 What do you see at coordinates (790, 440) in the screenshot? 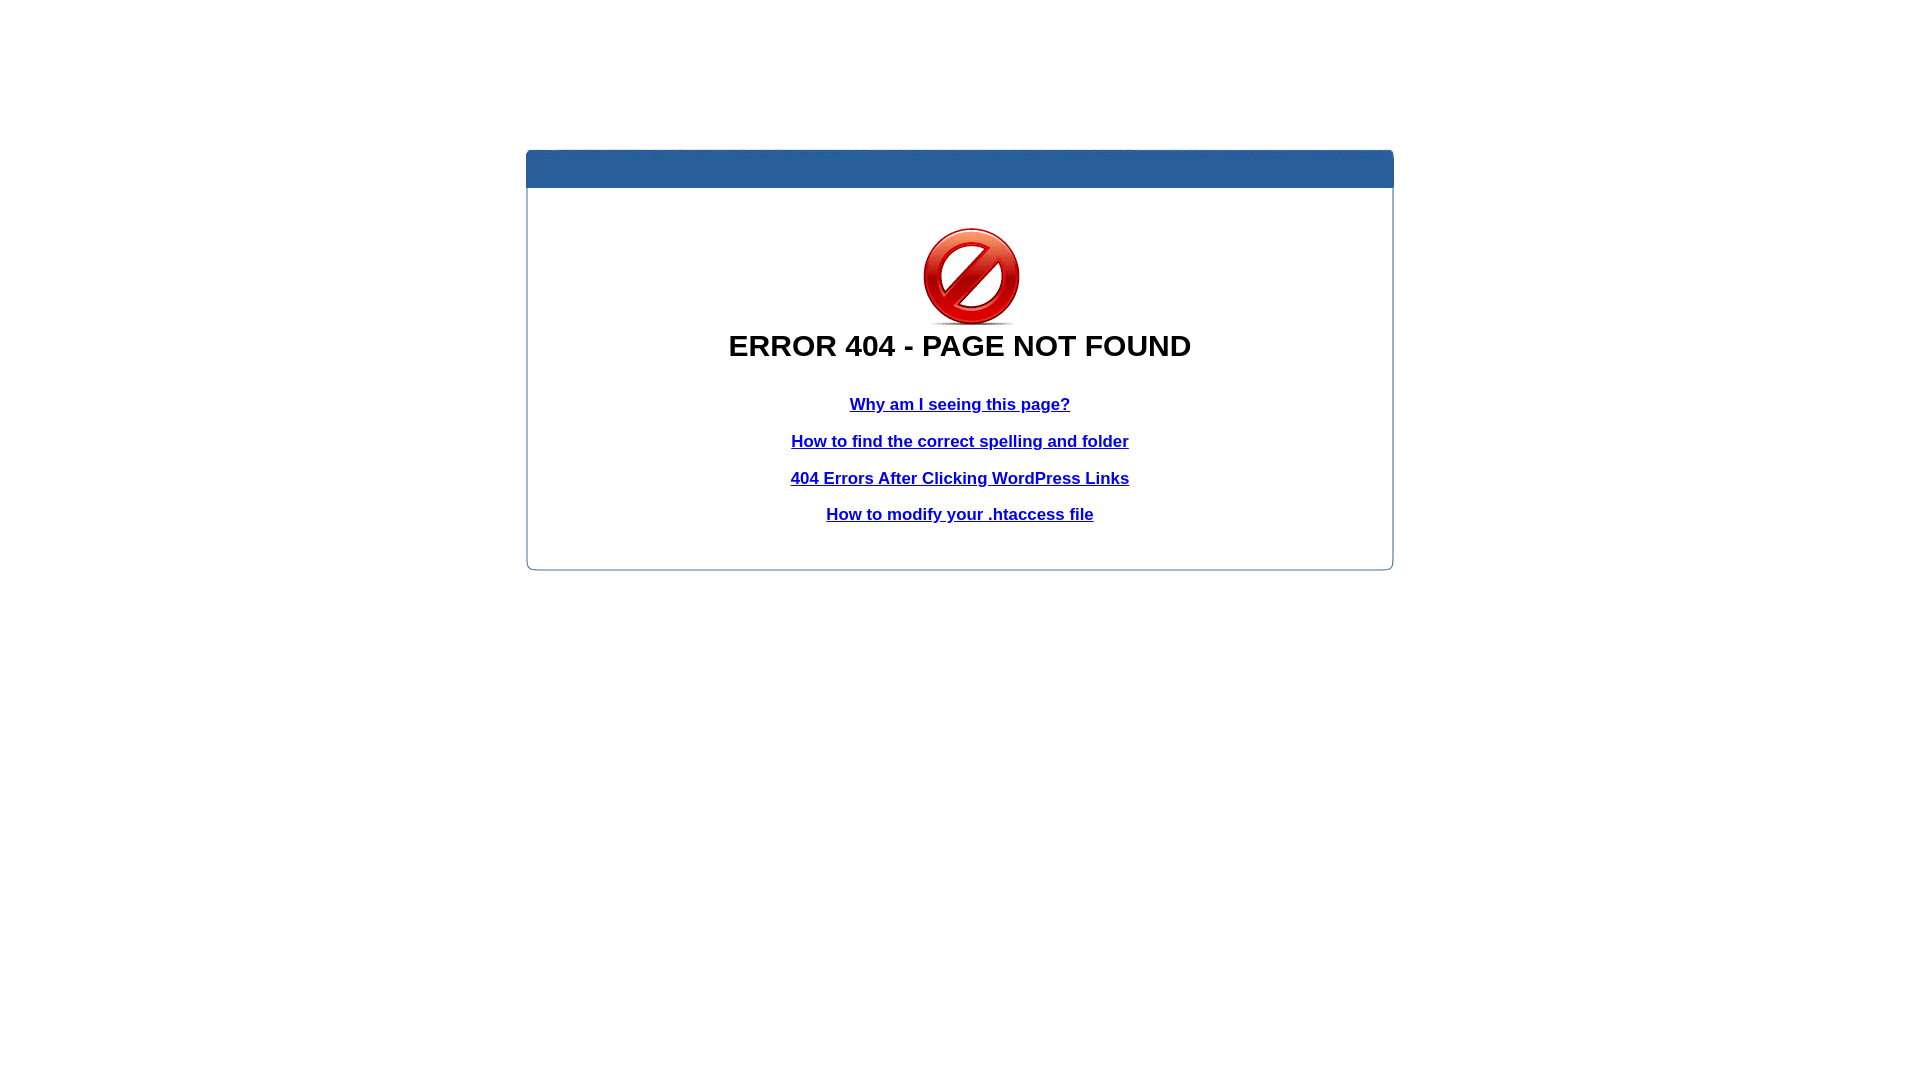
I see `'How to find the correct spelling and folder'` at bounding box center [790, 440].